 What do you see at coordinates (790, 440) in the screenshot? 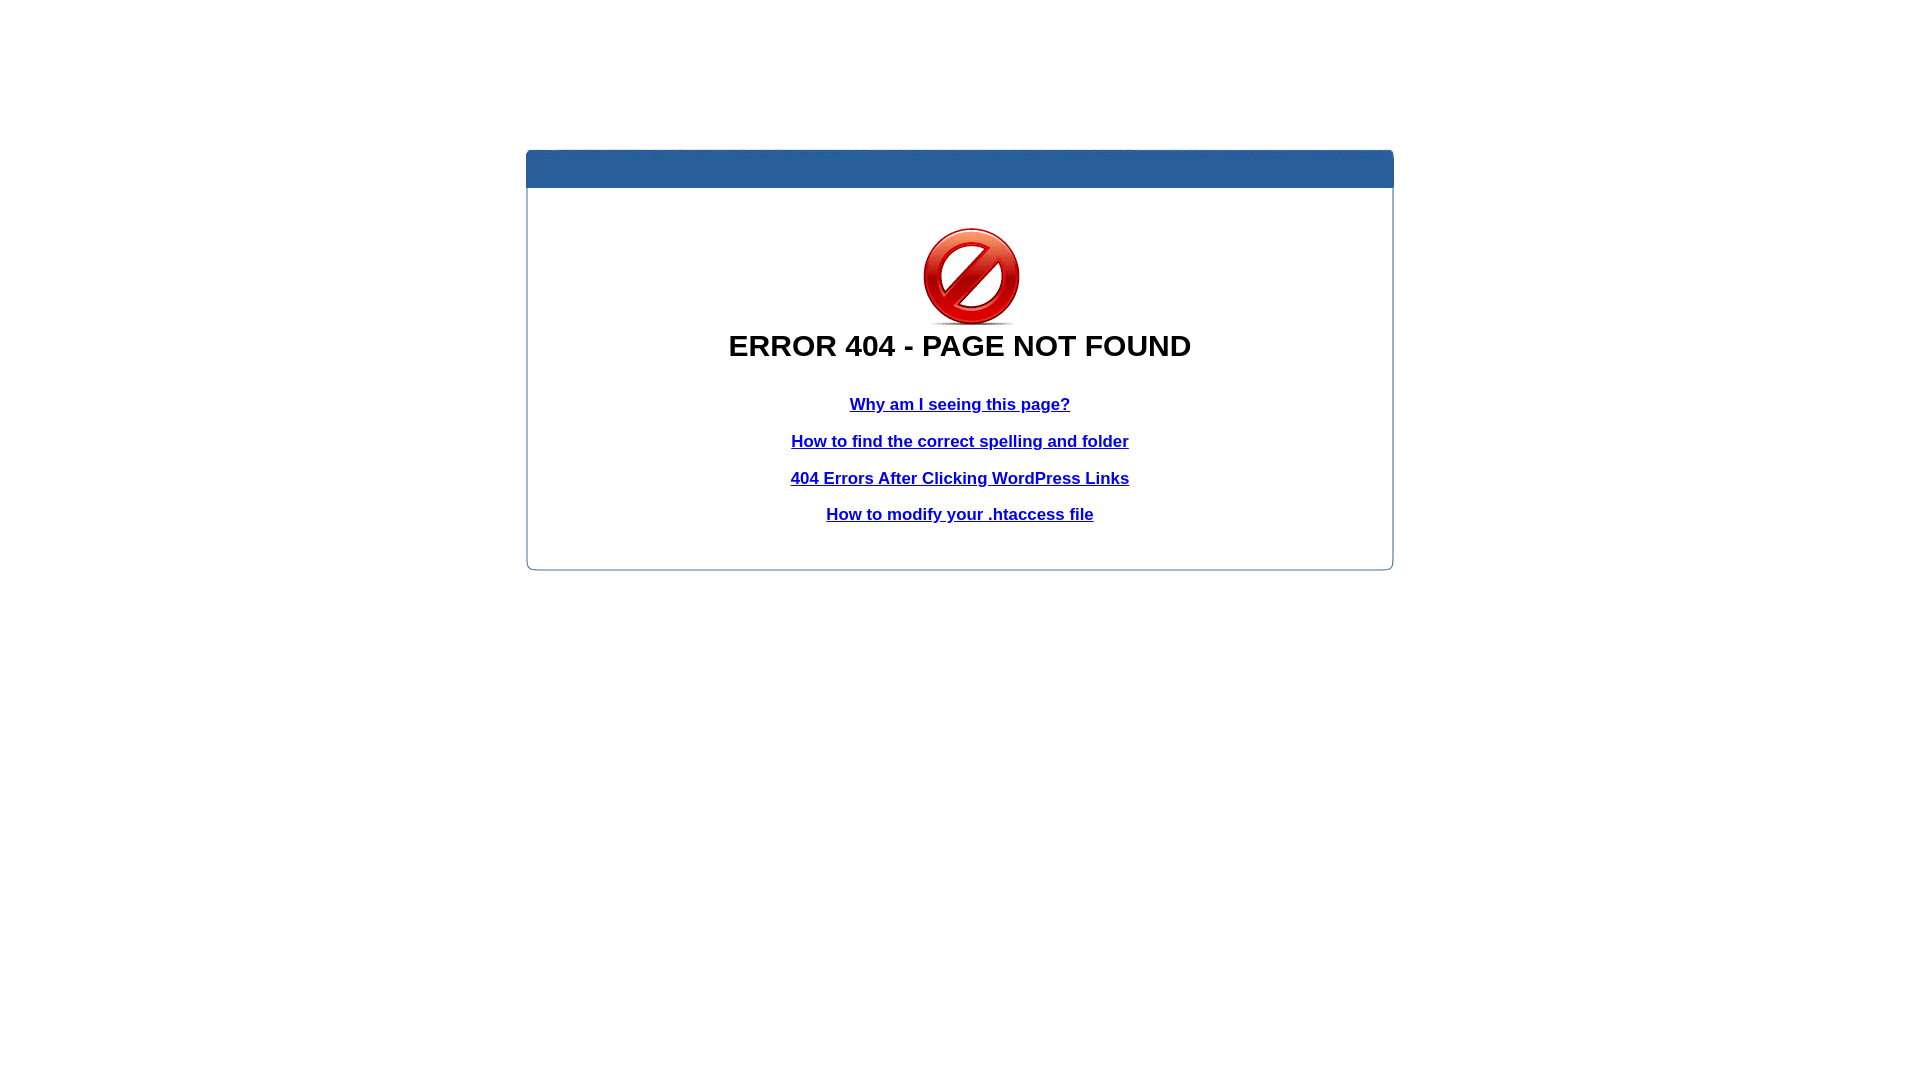
I see `'How to find the correct spelling and folder'` at bounding box center [790, 440].